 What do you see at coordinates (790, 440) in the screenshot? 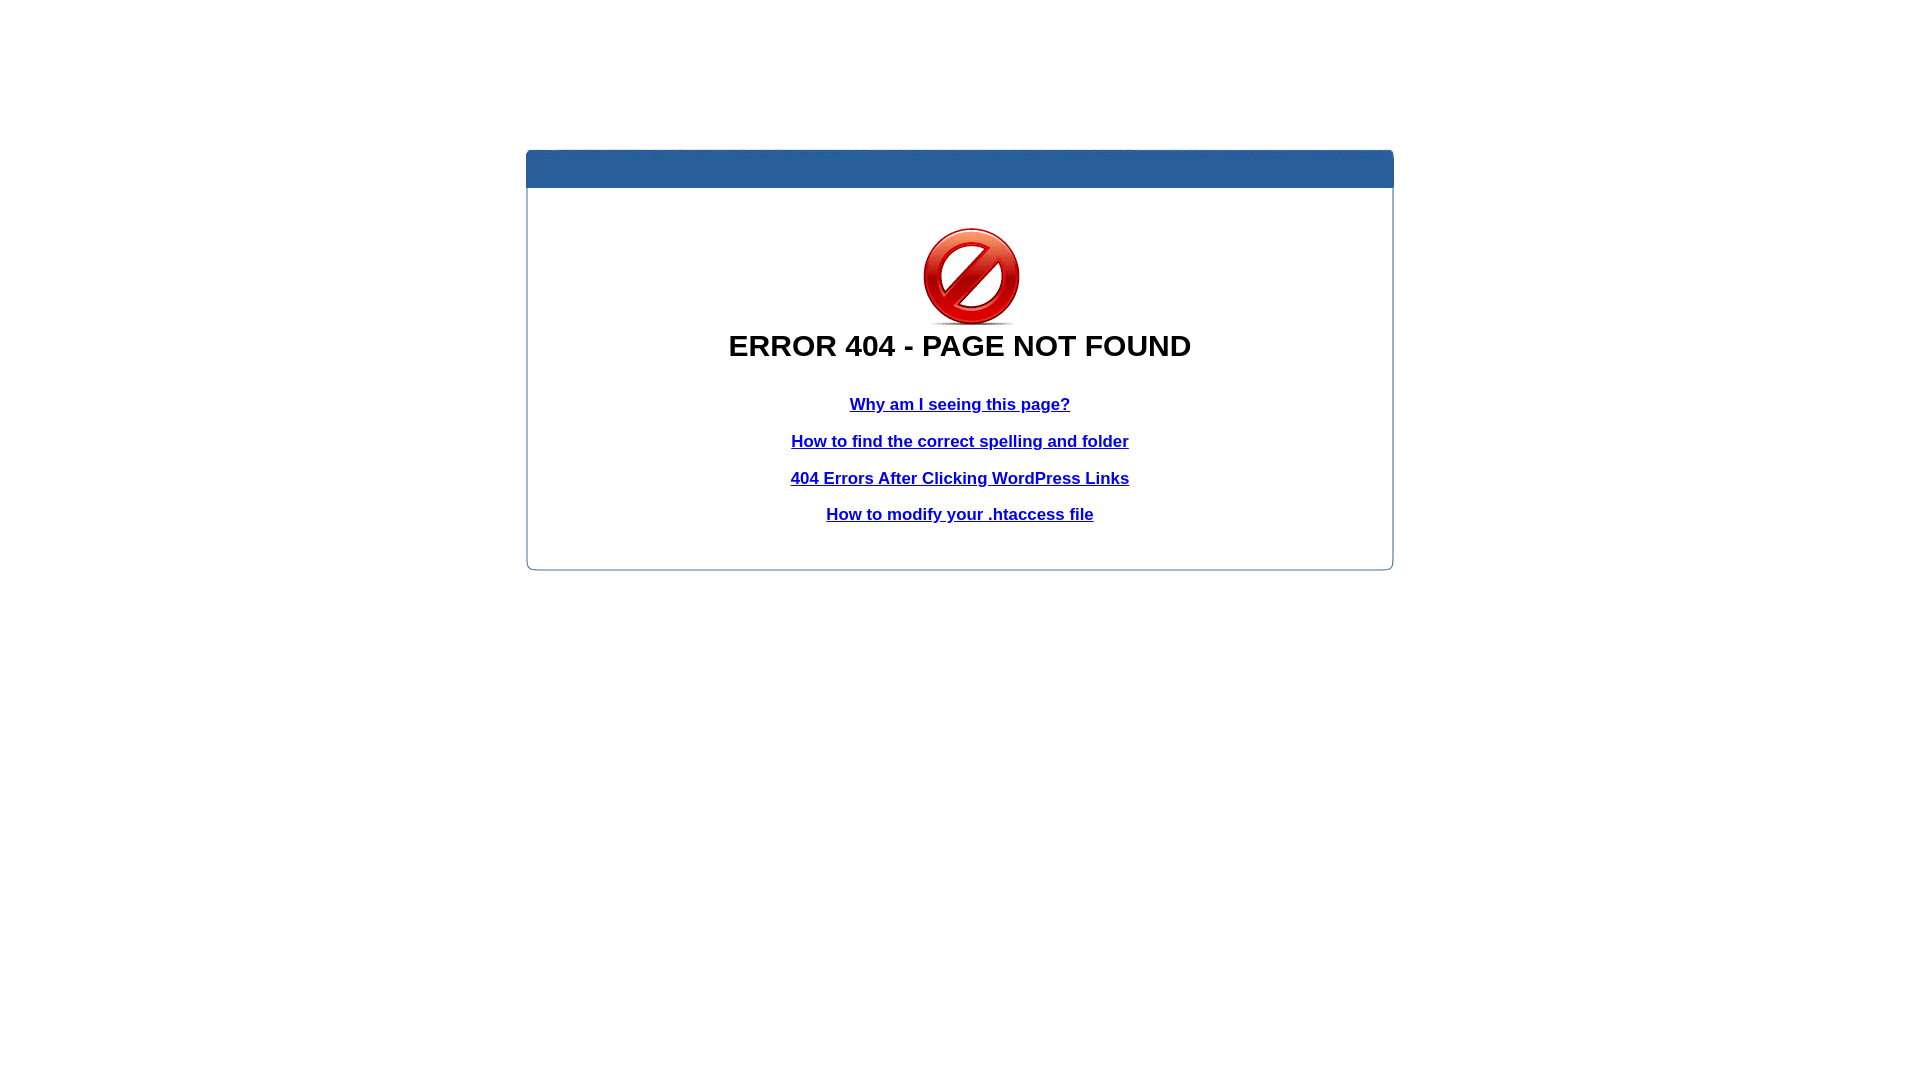
I see `'How to find the correct spelling and folder'` at bounding box center [790, 440].